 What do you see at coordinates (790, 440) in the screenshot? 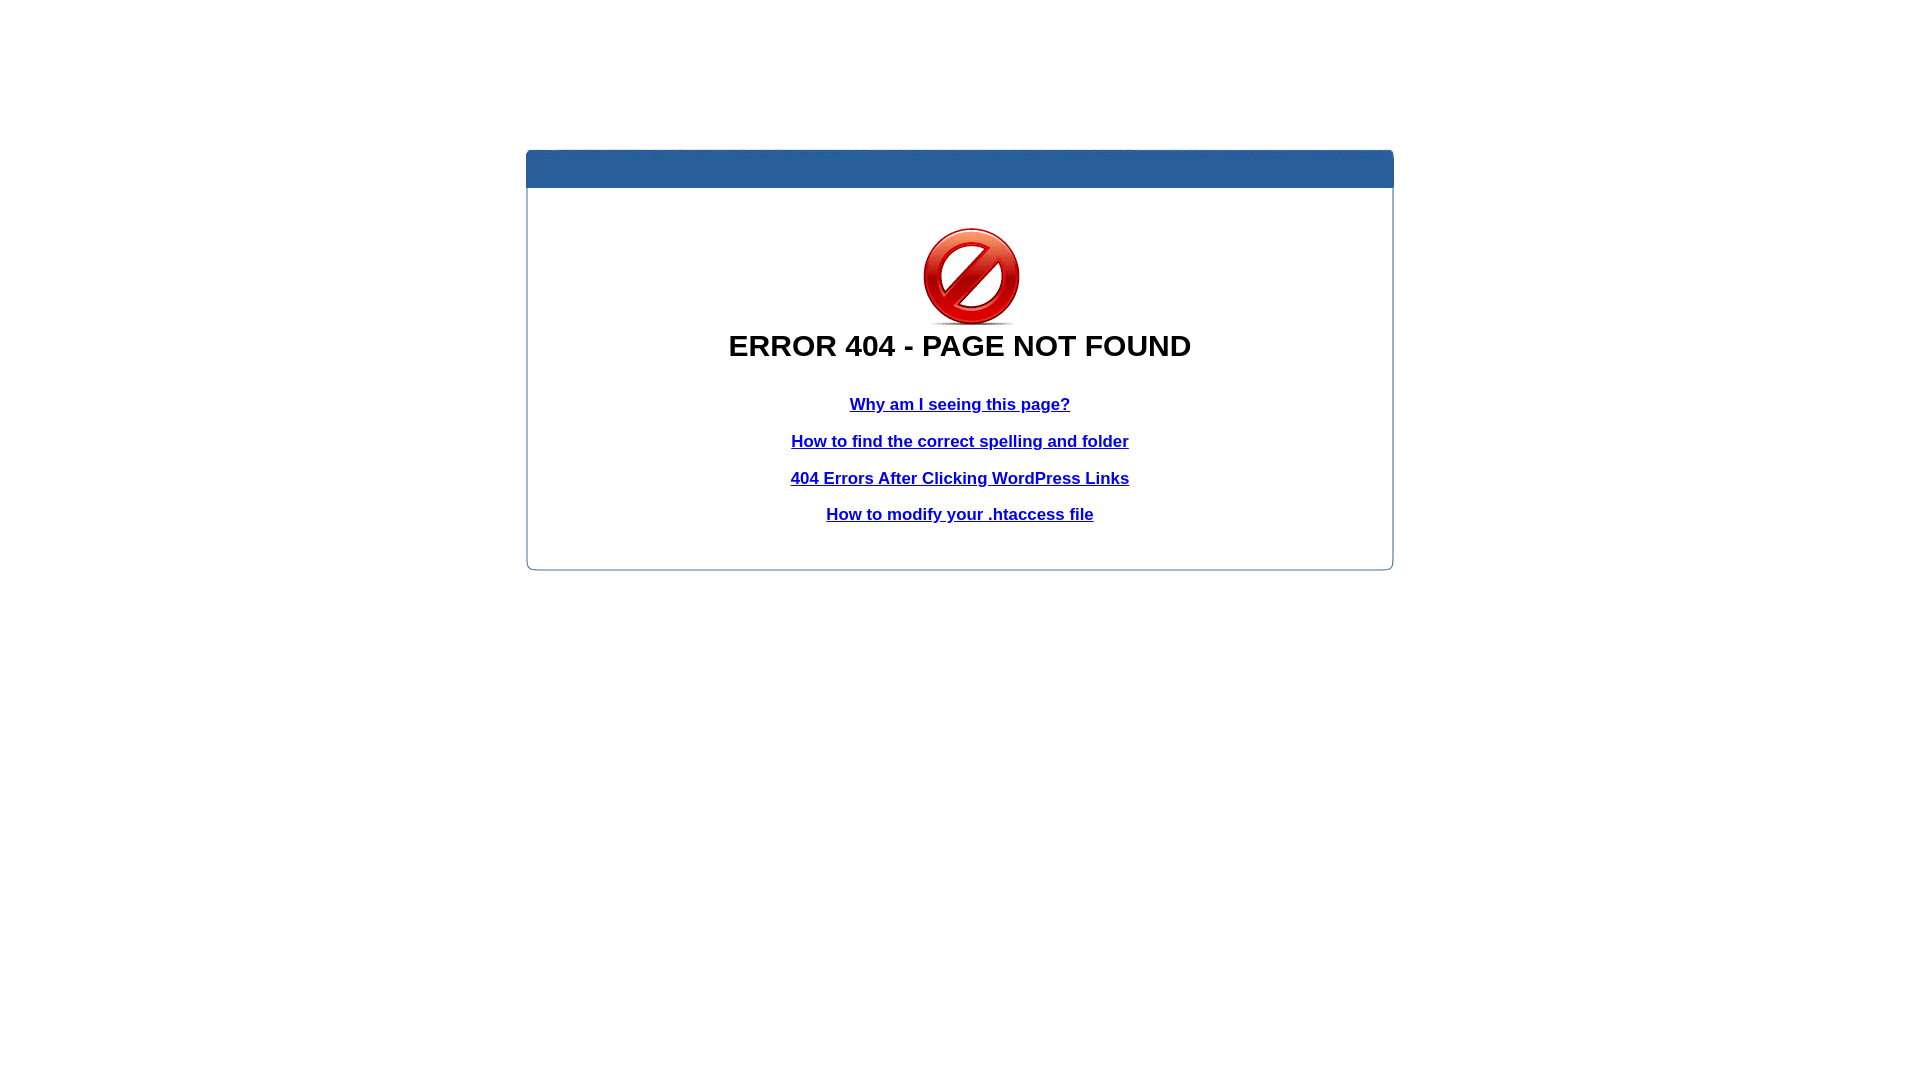
I see `'How to find the correct spelling and folder'` at bounding box center [790, 440].